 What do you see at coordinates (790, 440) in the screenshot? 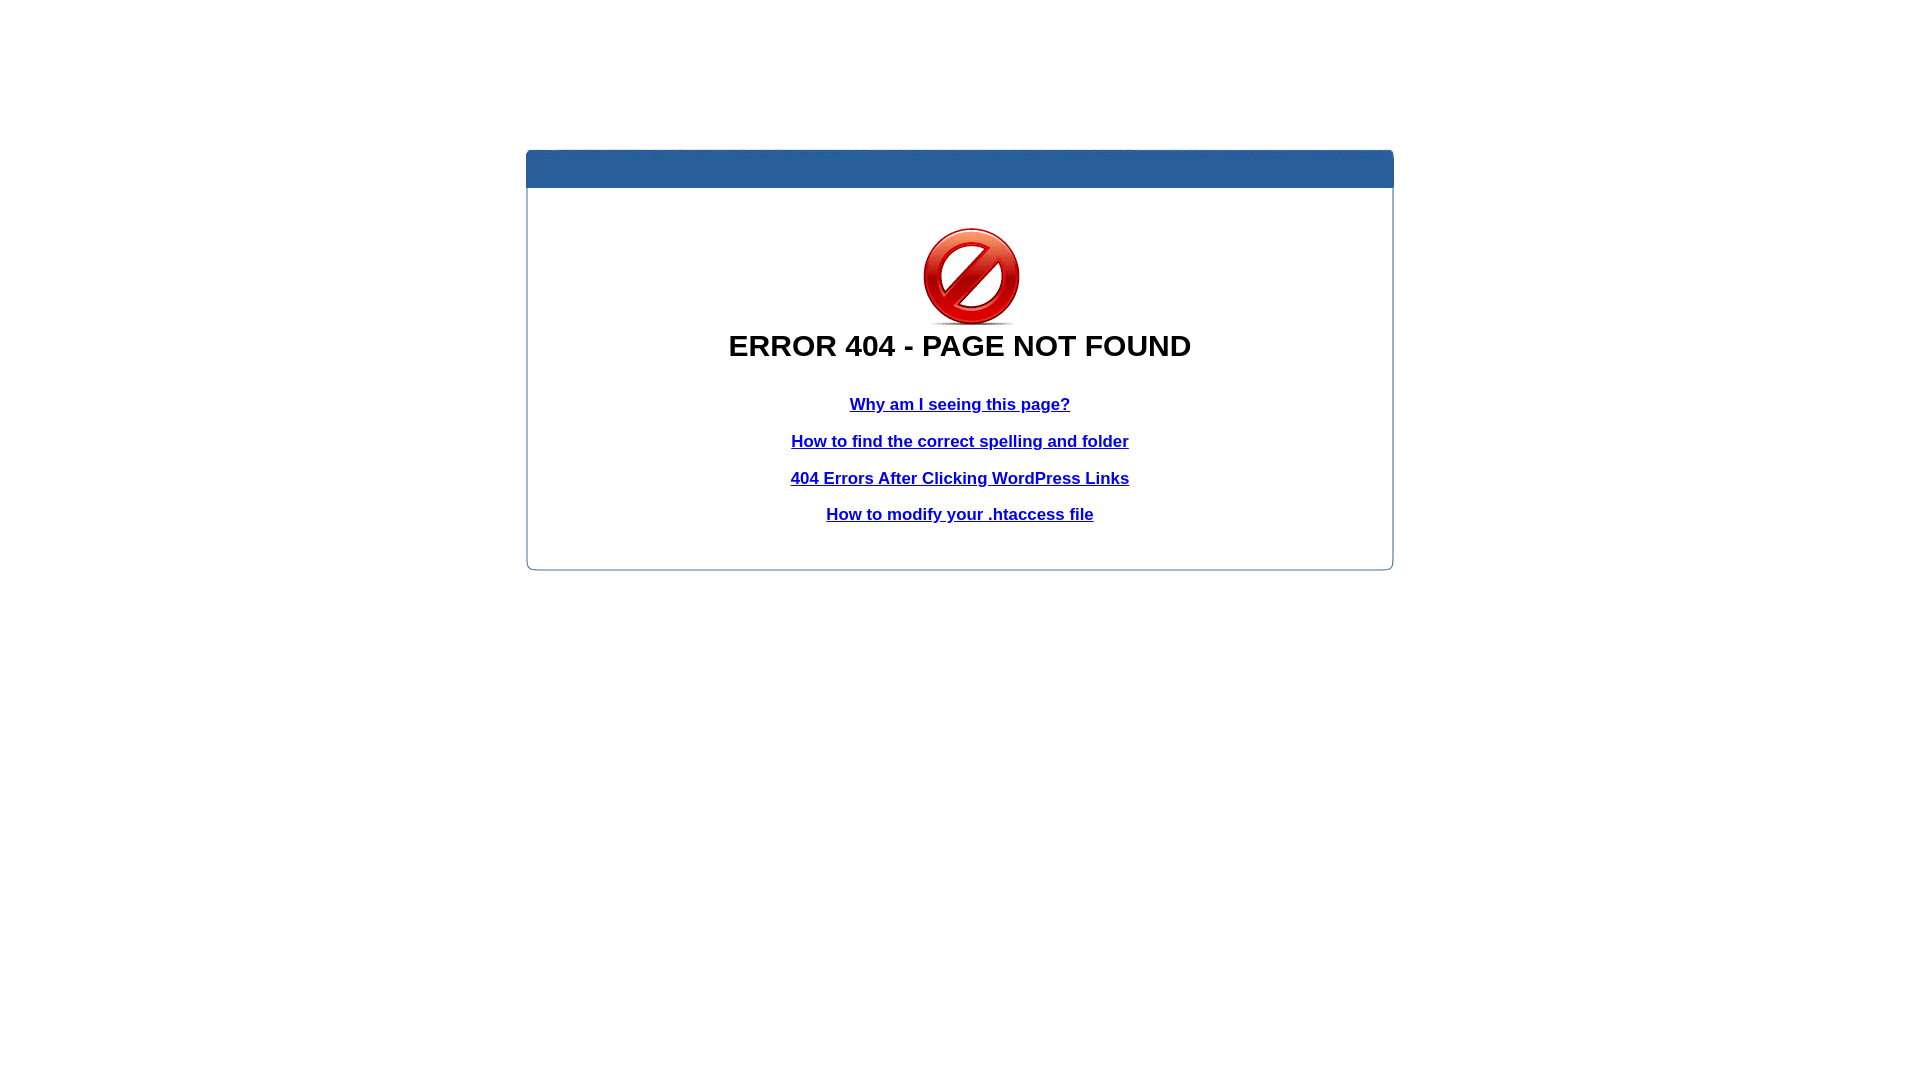
I see `'How to find the correct spelling and folder'` at bounding box center [790, 440].